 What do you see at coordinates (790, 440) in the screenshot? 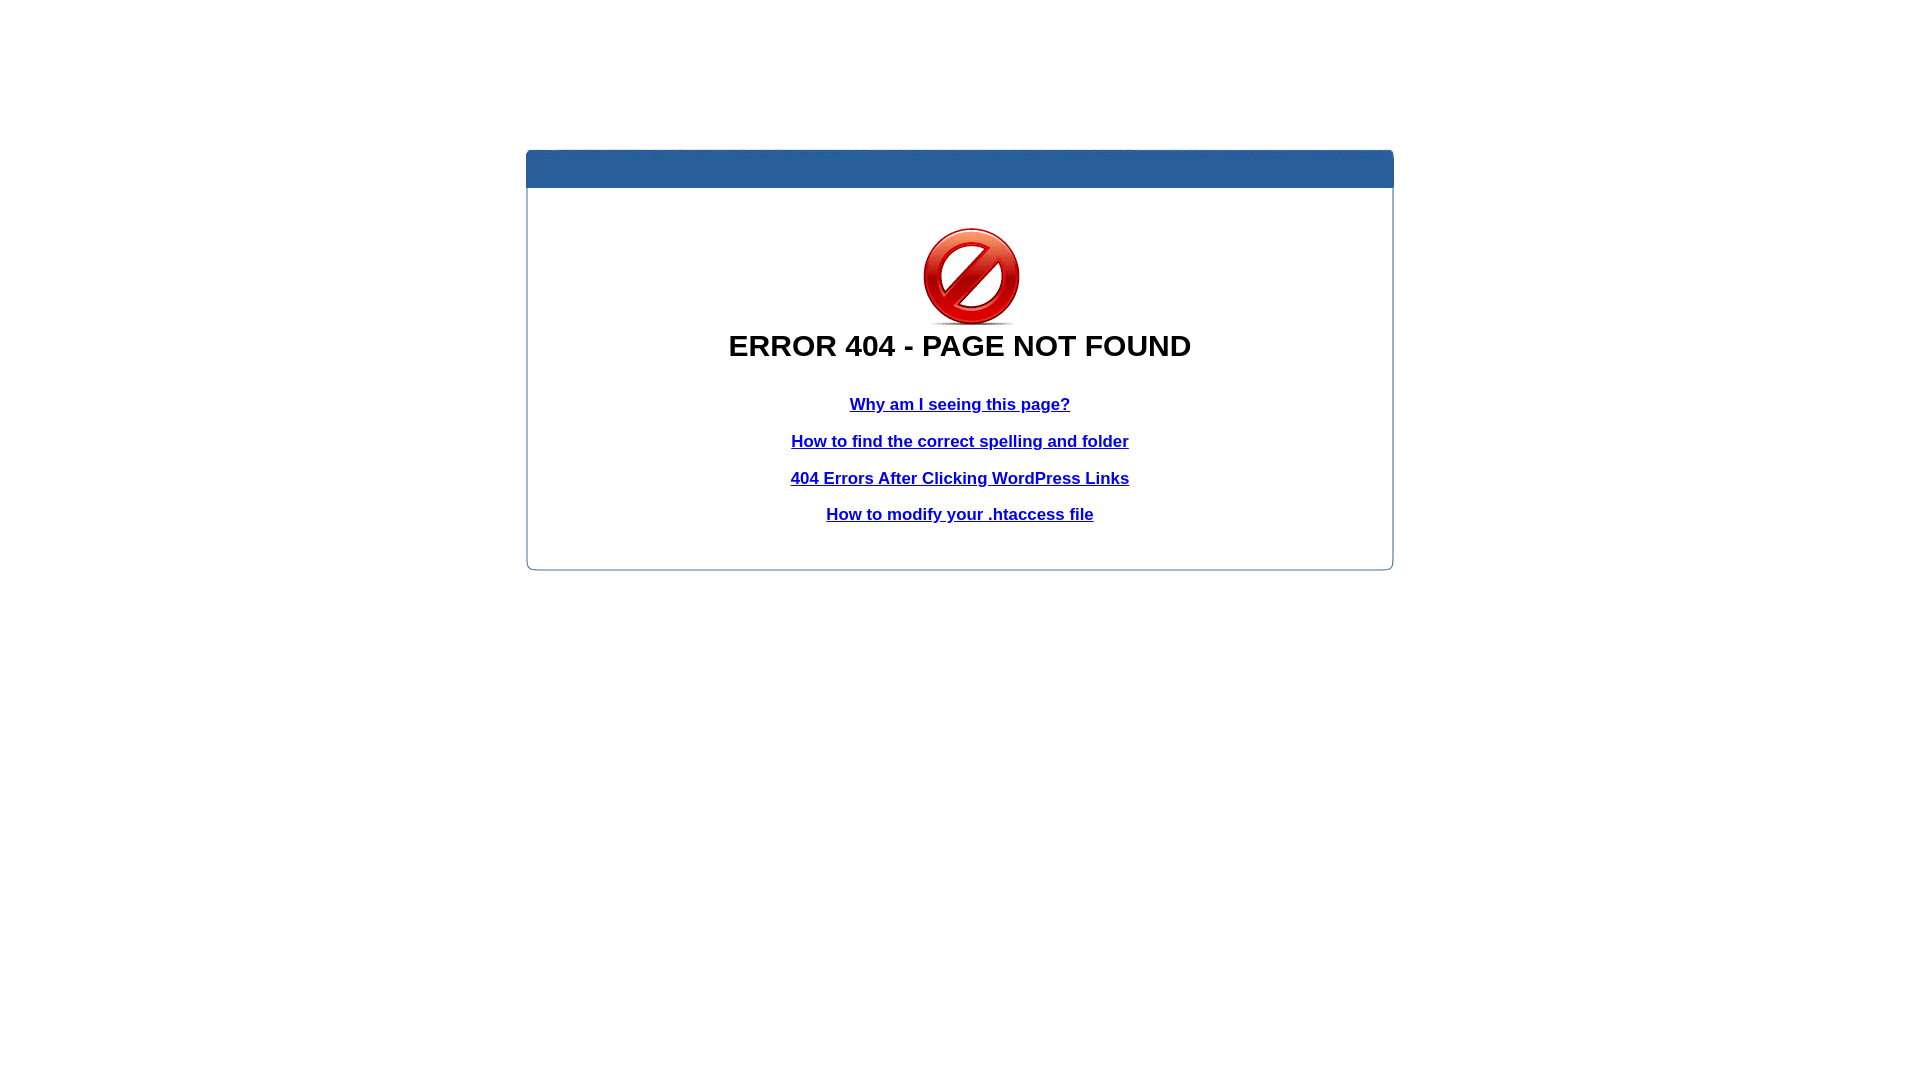
I see `'How to find the correct spelling and folder'` at bounding box center [790, 440].